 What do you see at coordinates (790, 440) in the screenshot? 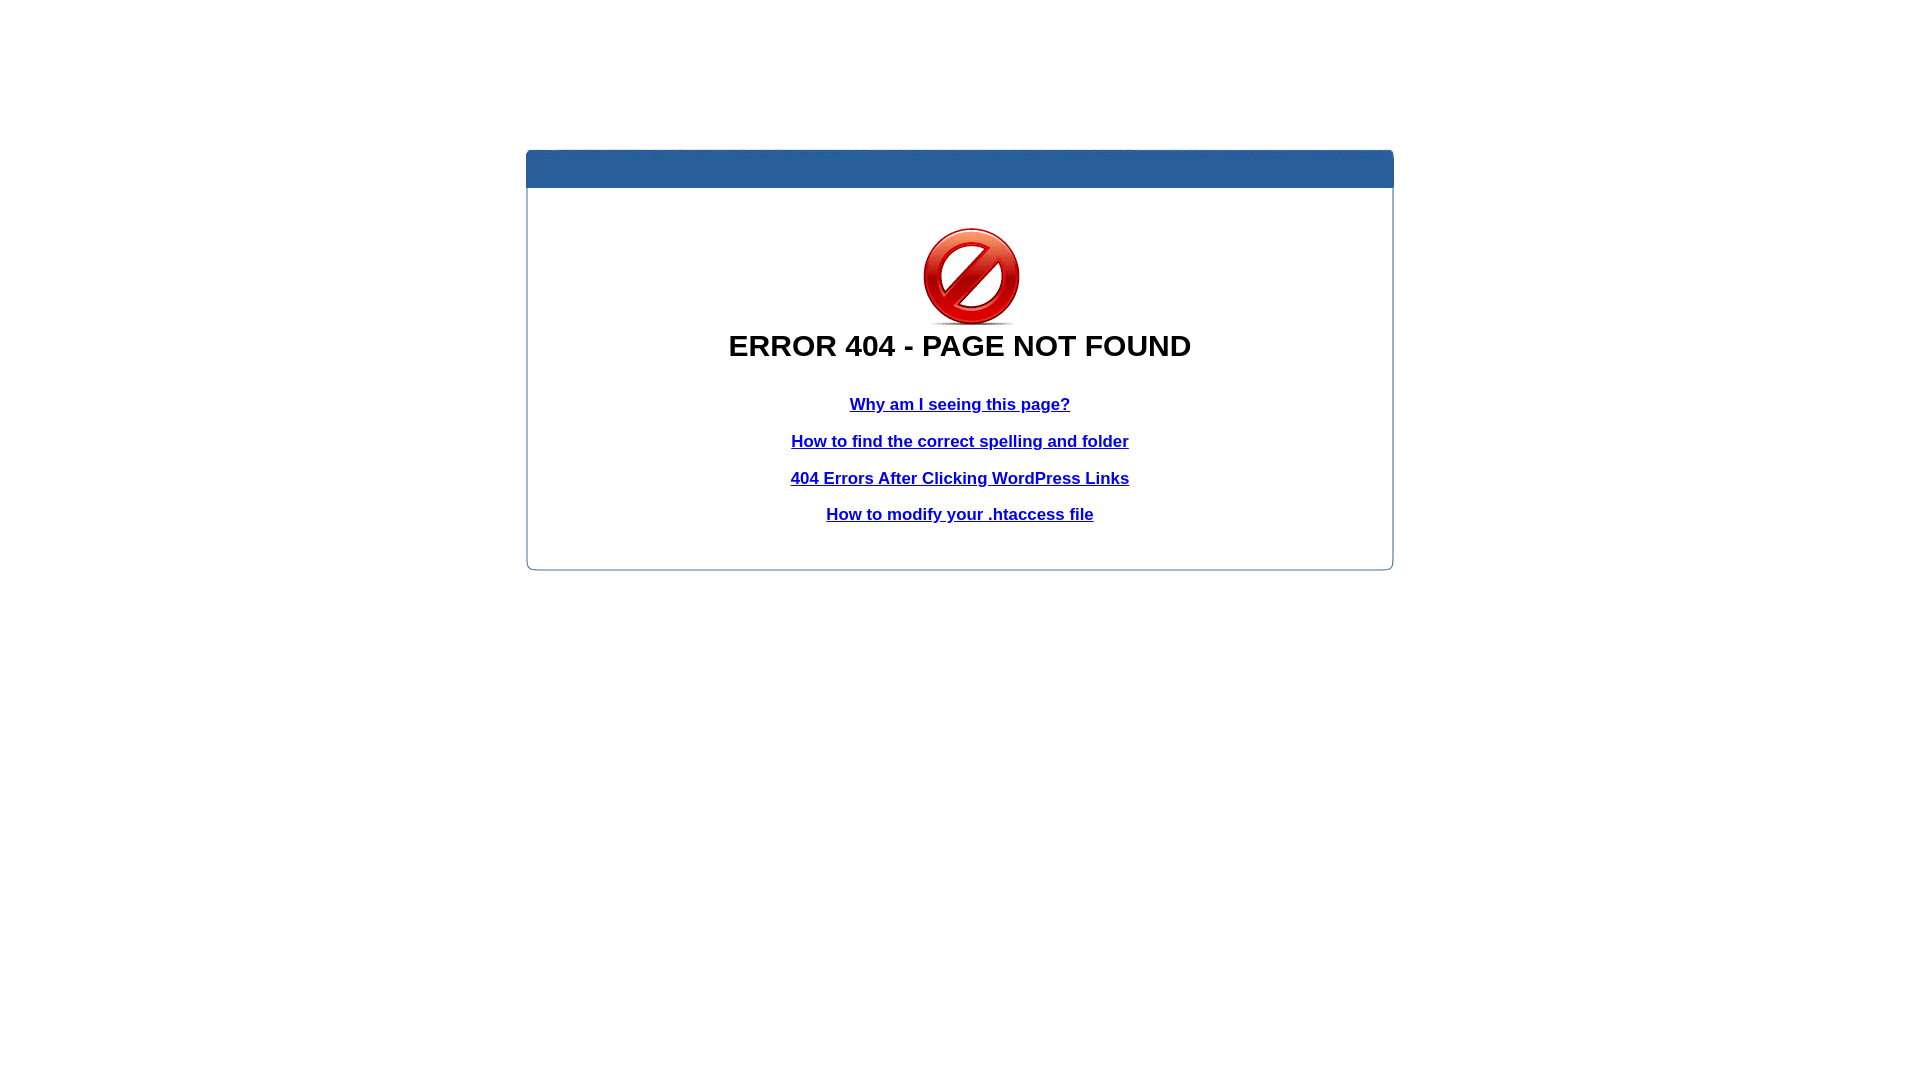
I see `'How to find the correct spelling and folder'` at bounding box center [790, 440].